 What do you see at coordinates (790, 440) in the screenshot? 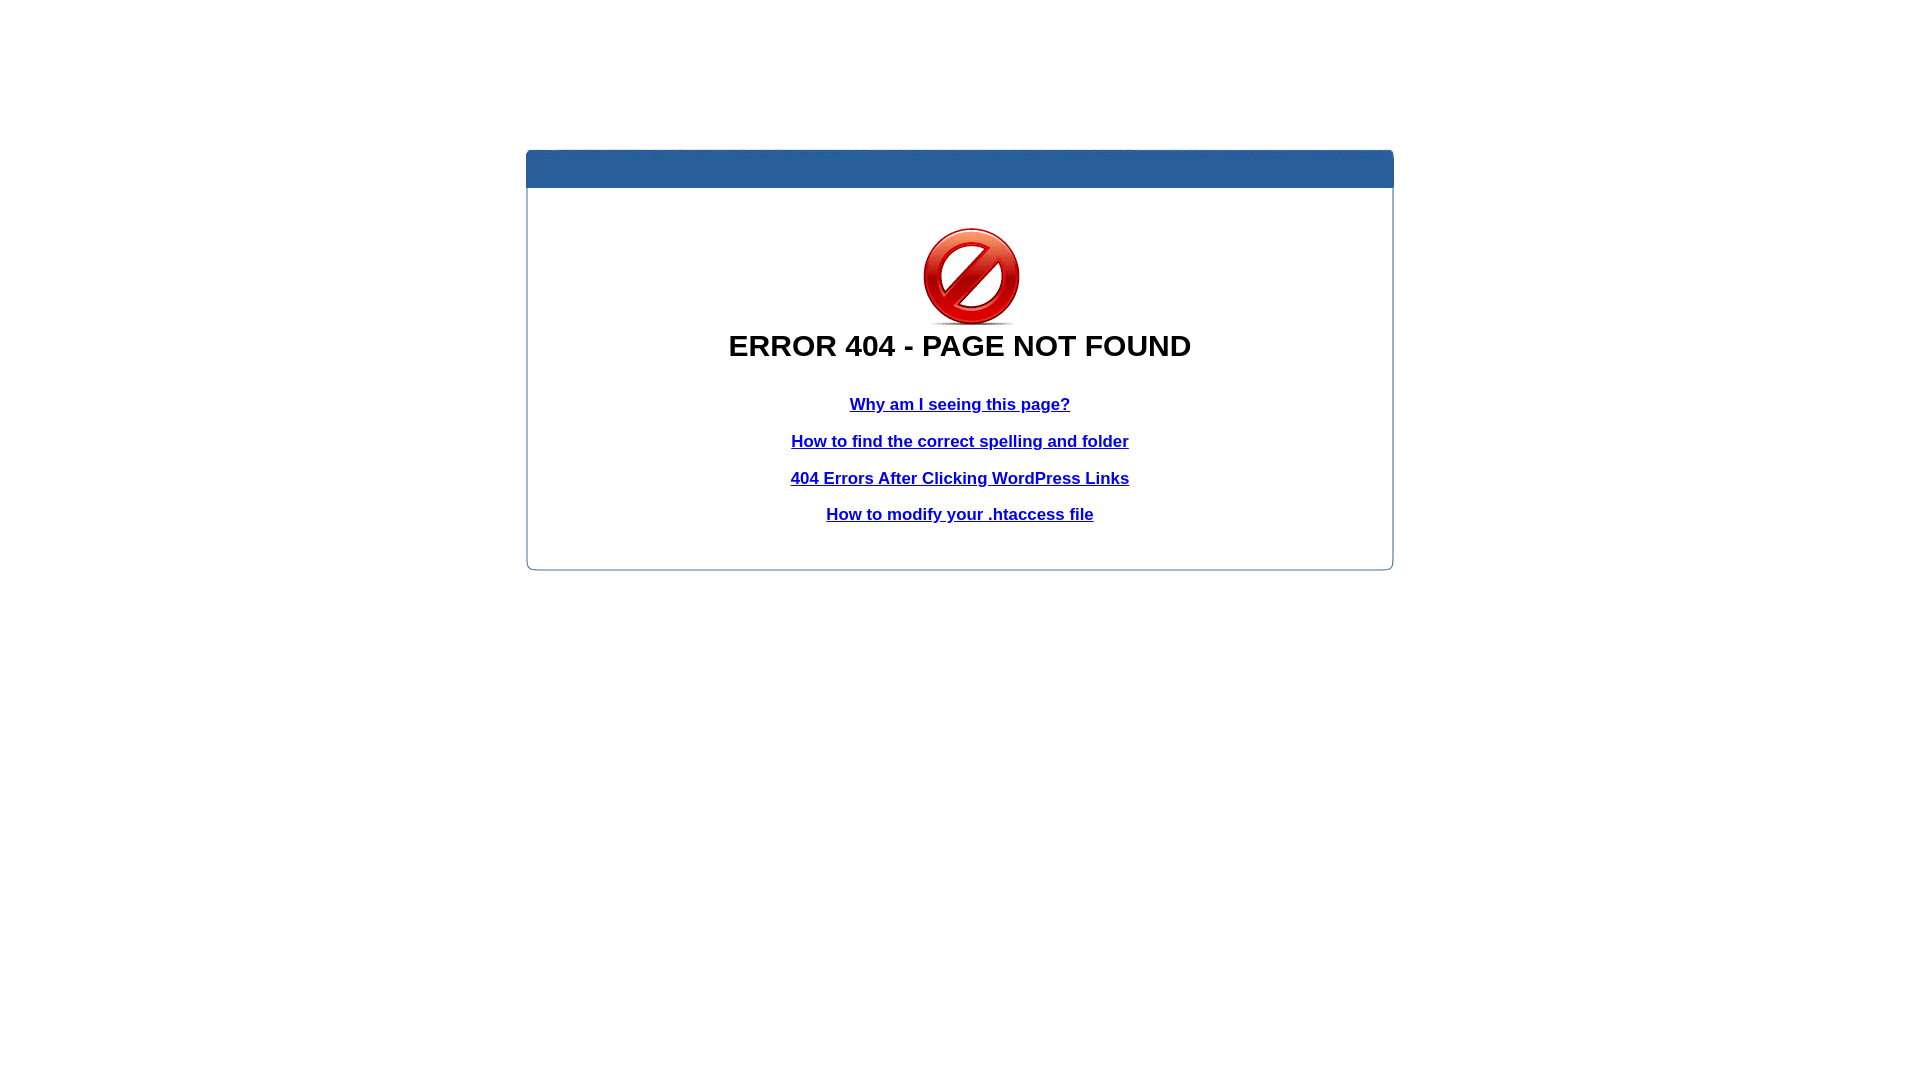
I see `'How to find the correct spelling and folder'` at bounding box center [790, 440].